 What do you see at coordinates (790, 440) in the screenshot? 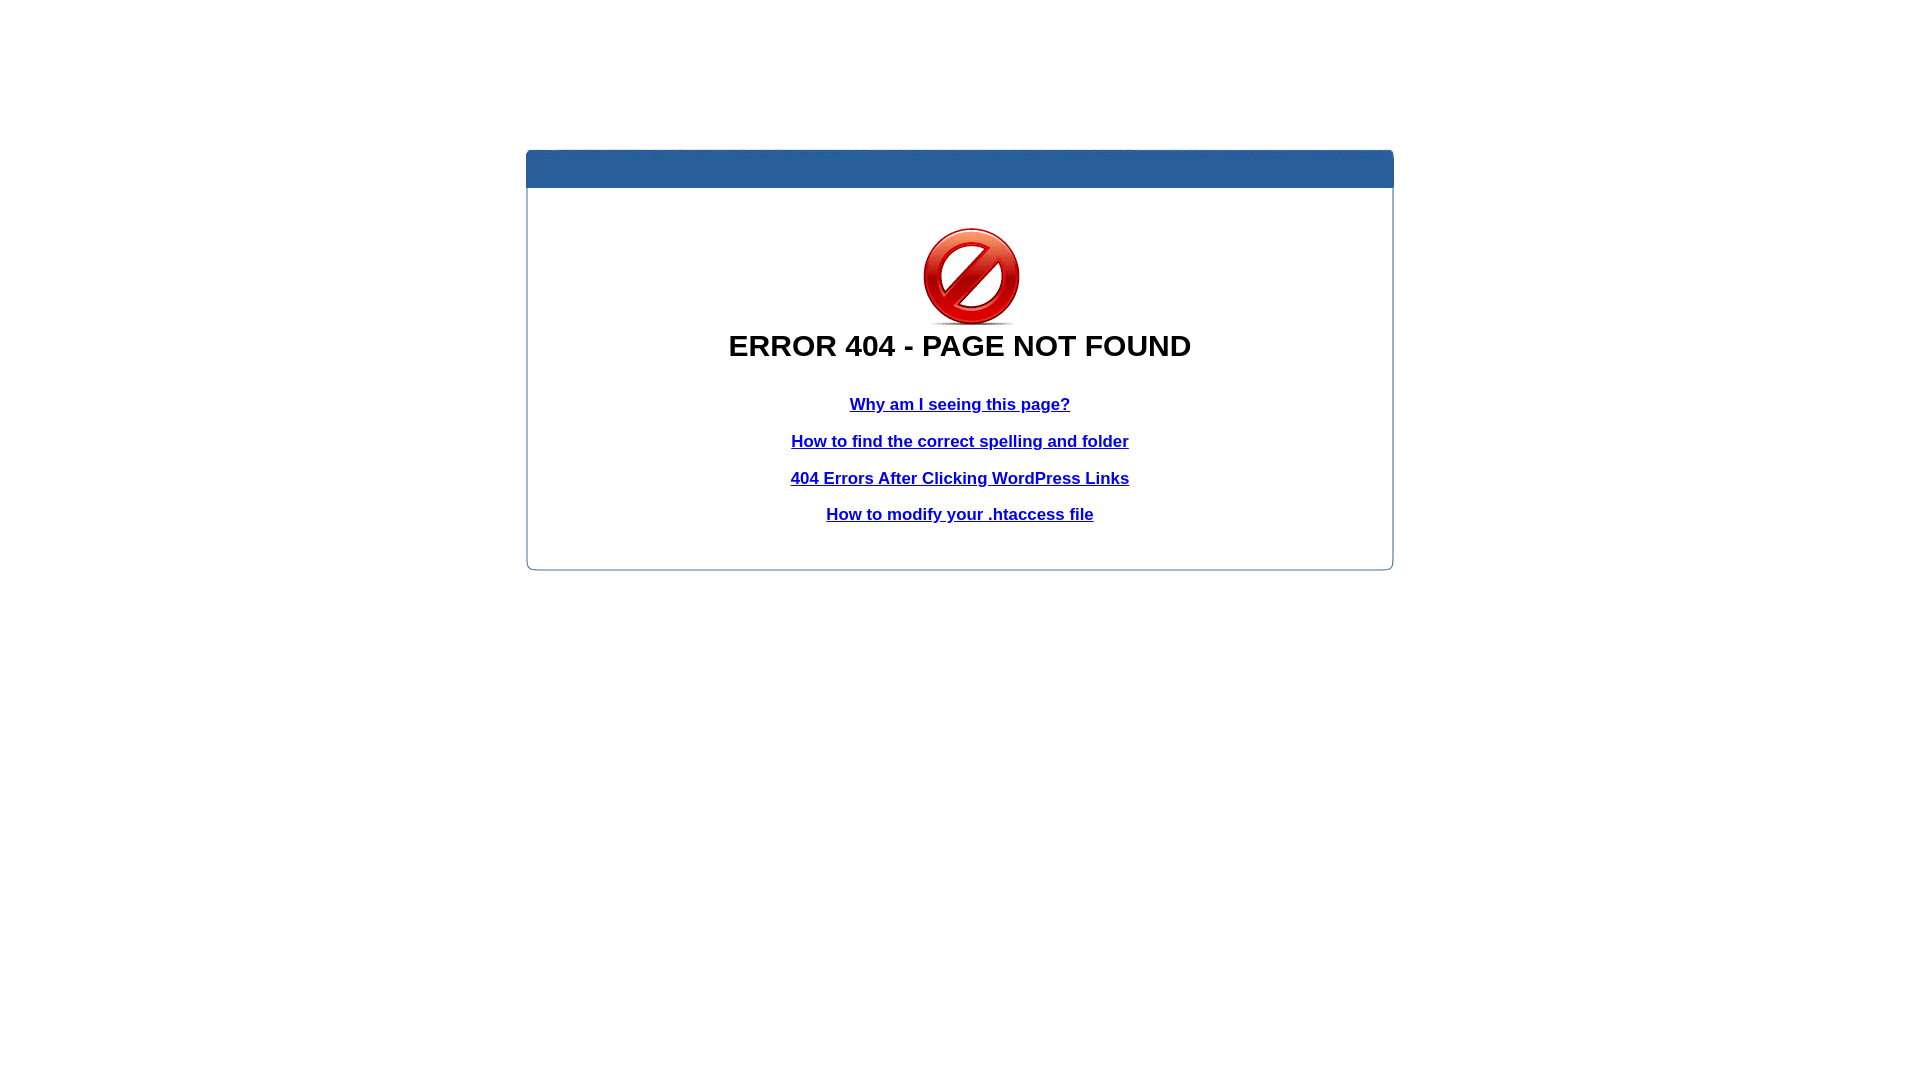
I see `'How to find the correct spelling and folder'` at bounding box center [790, 440].